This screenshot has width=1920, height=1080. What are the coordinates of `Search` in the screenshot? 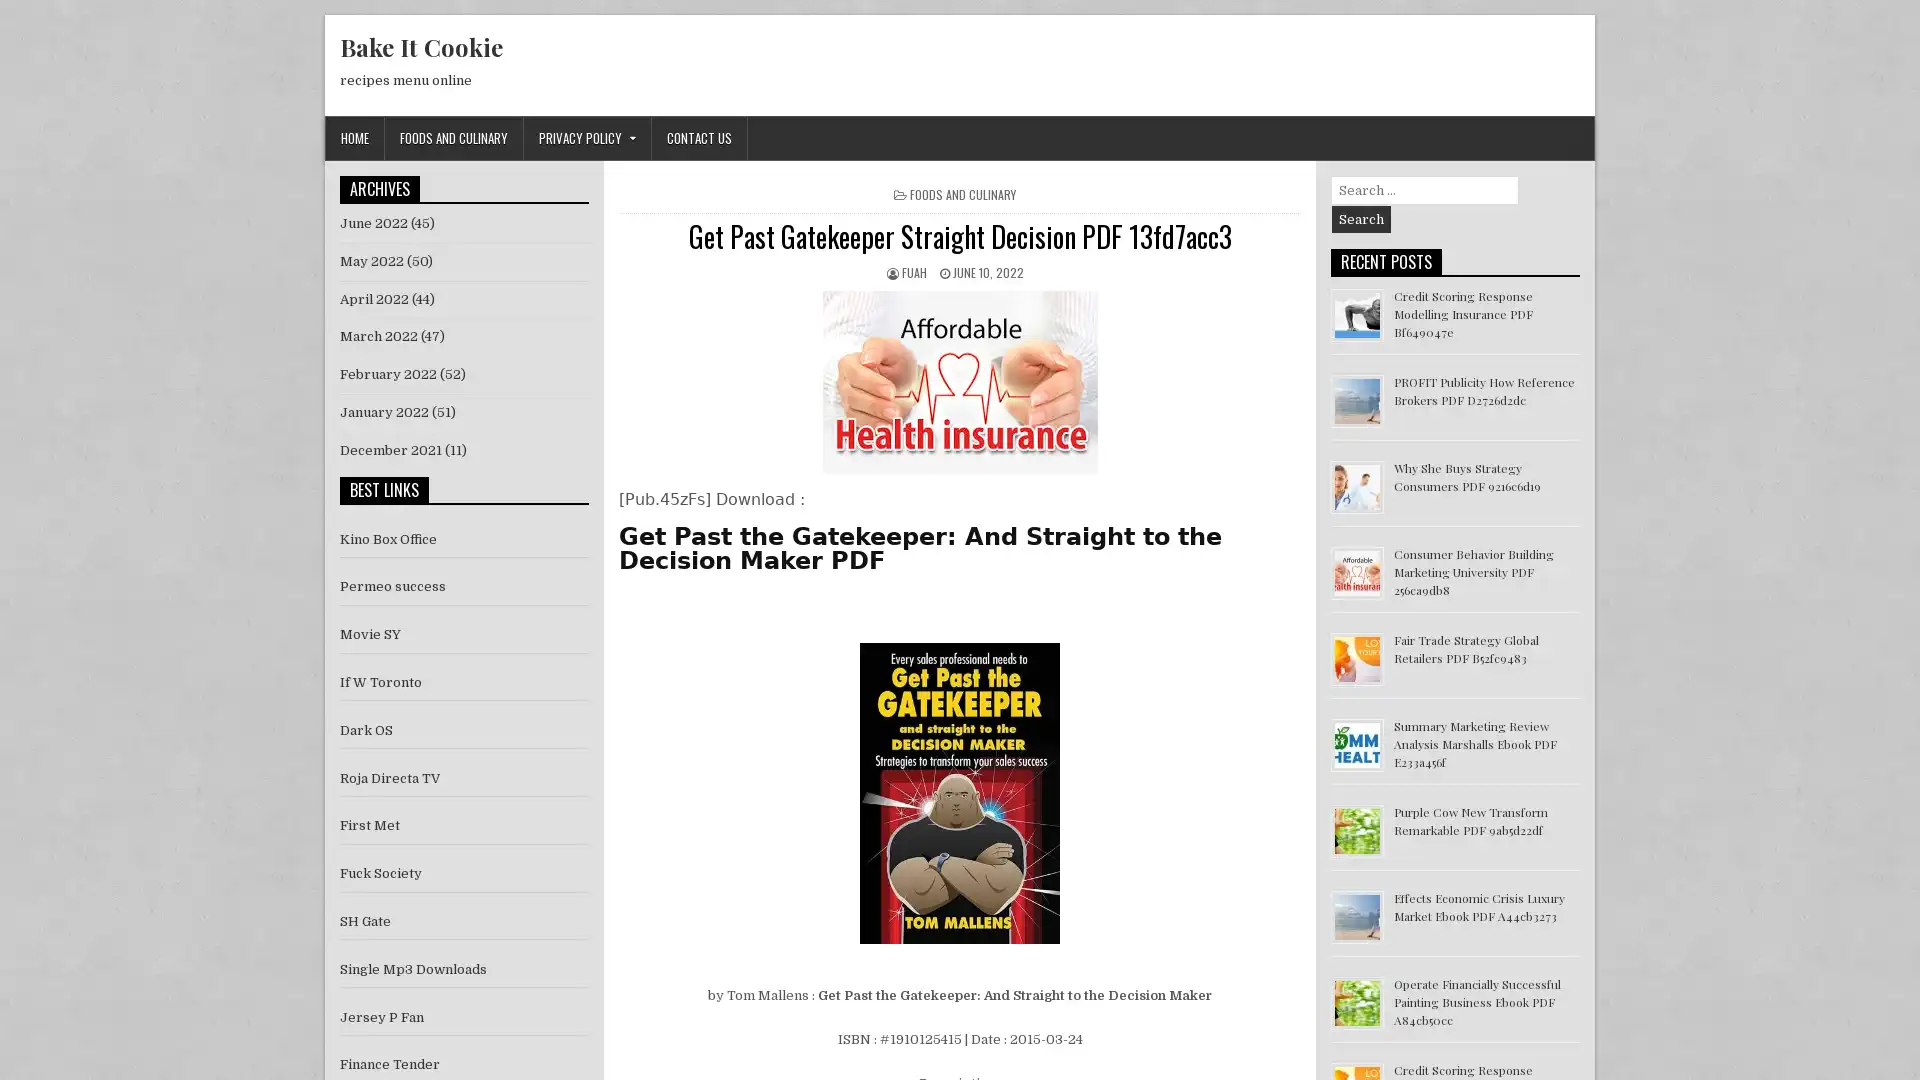 It's located at (1360, 219).